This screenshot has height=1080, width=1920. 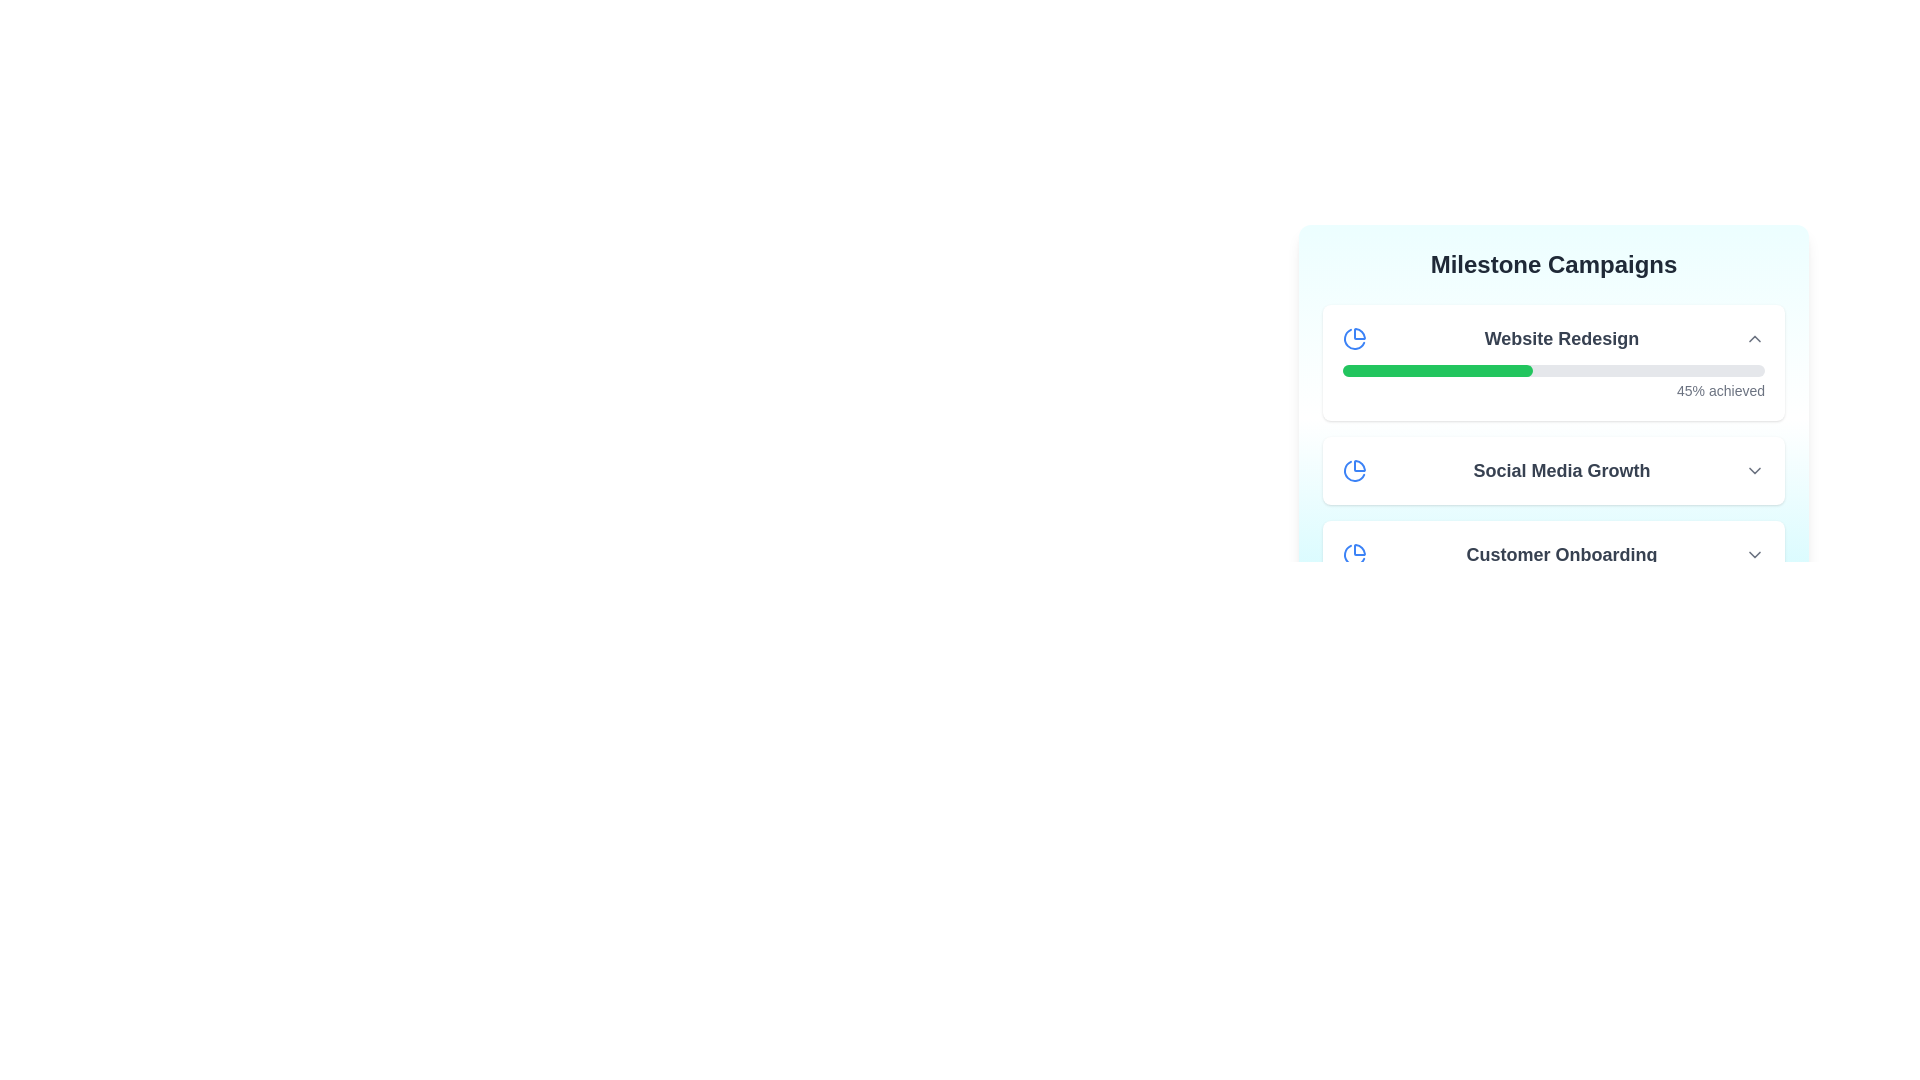 I want to click on the Progress Bar in the 'Milestone Campaigns' section that indicates 45% completion of the 'Website Redesign' milestone, positioned above the text '45% achieved.', so click(x=1553, y=370).